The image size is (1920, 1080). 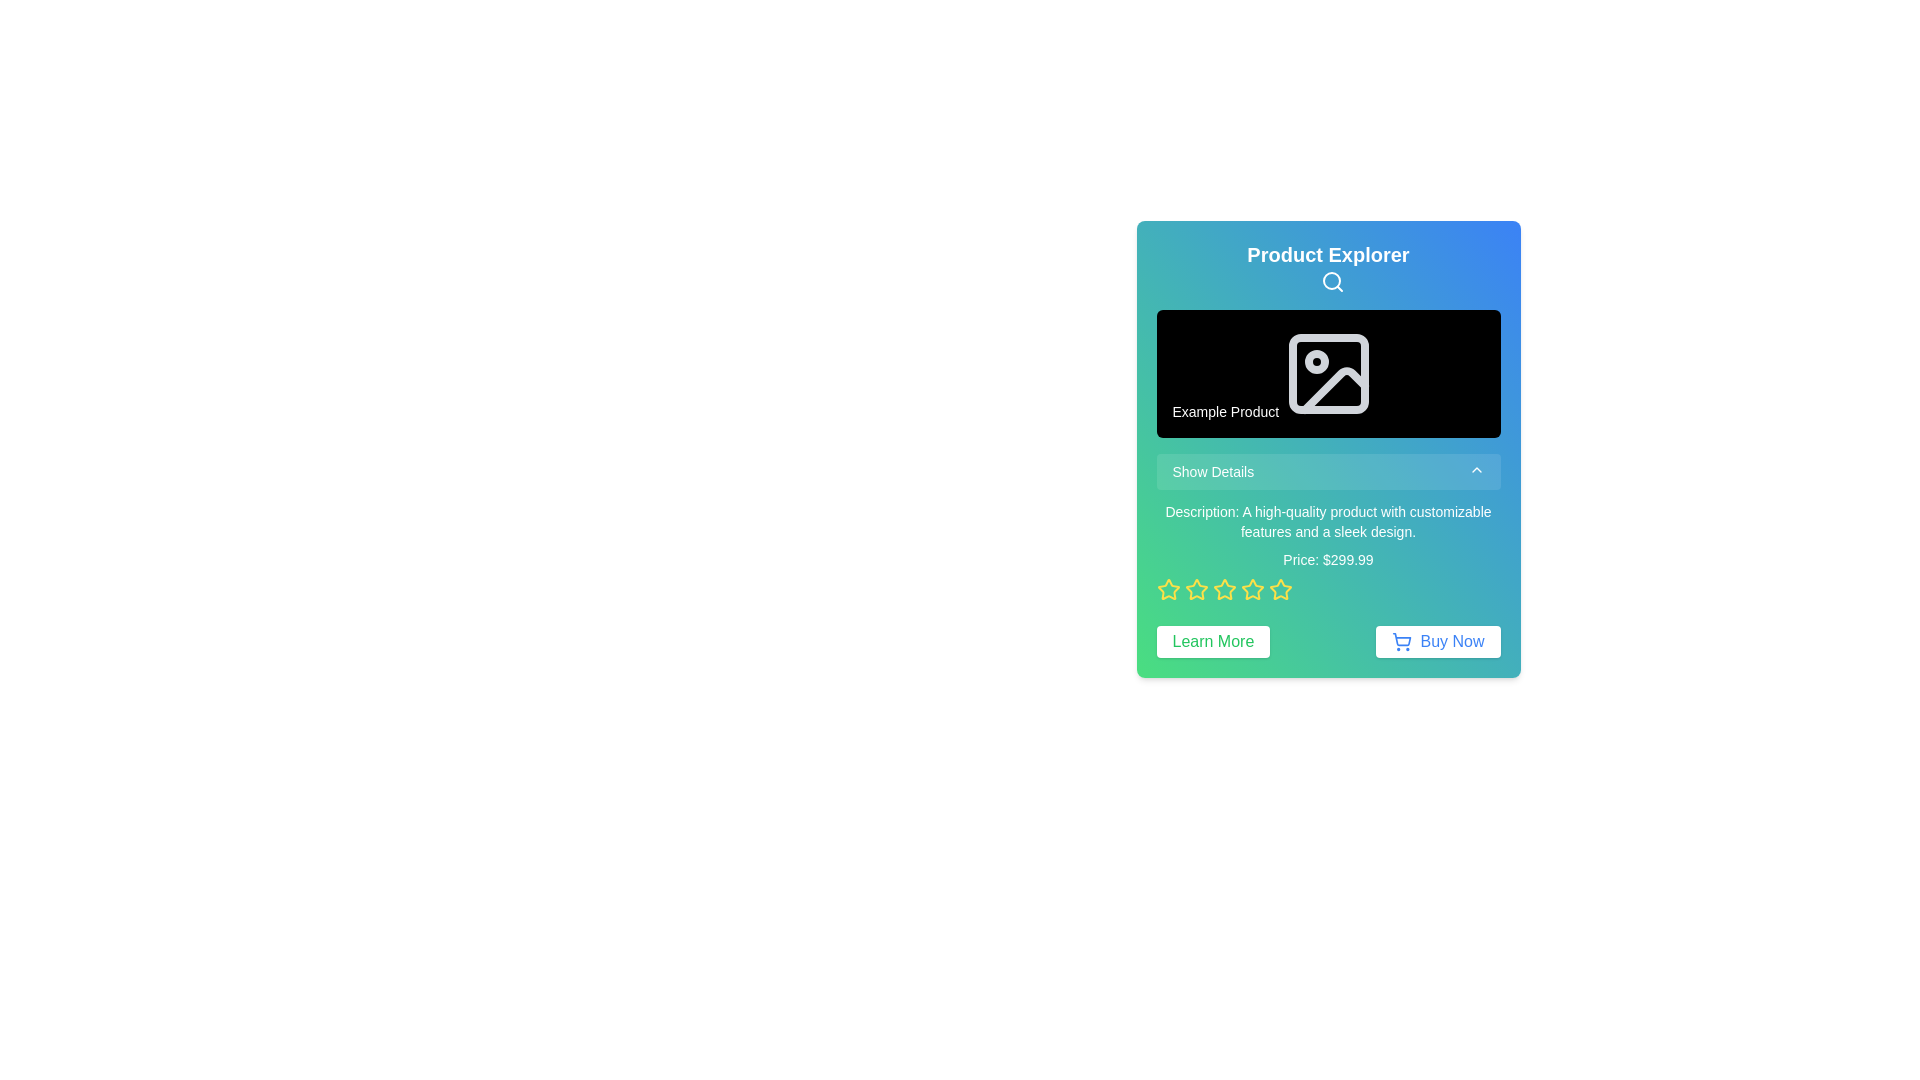 What do you see at coordinates (1332, 281) in the screenshot?
I see `the search icon located at the top center of the card interface, just below the 'Product Explorer' heading` at bounding box center [1332, 281].